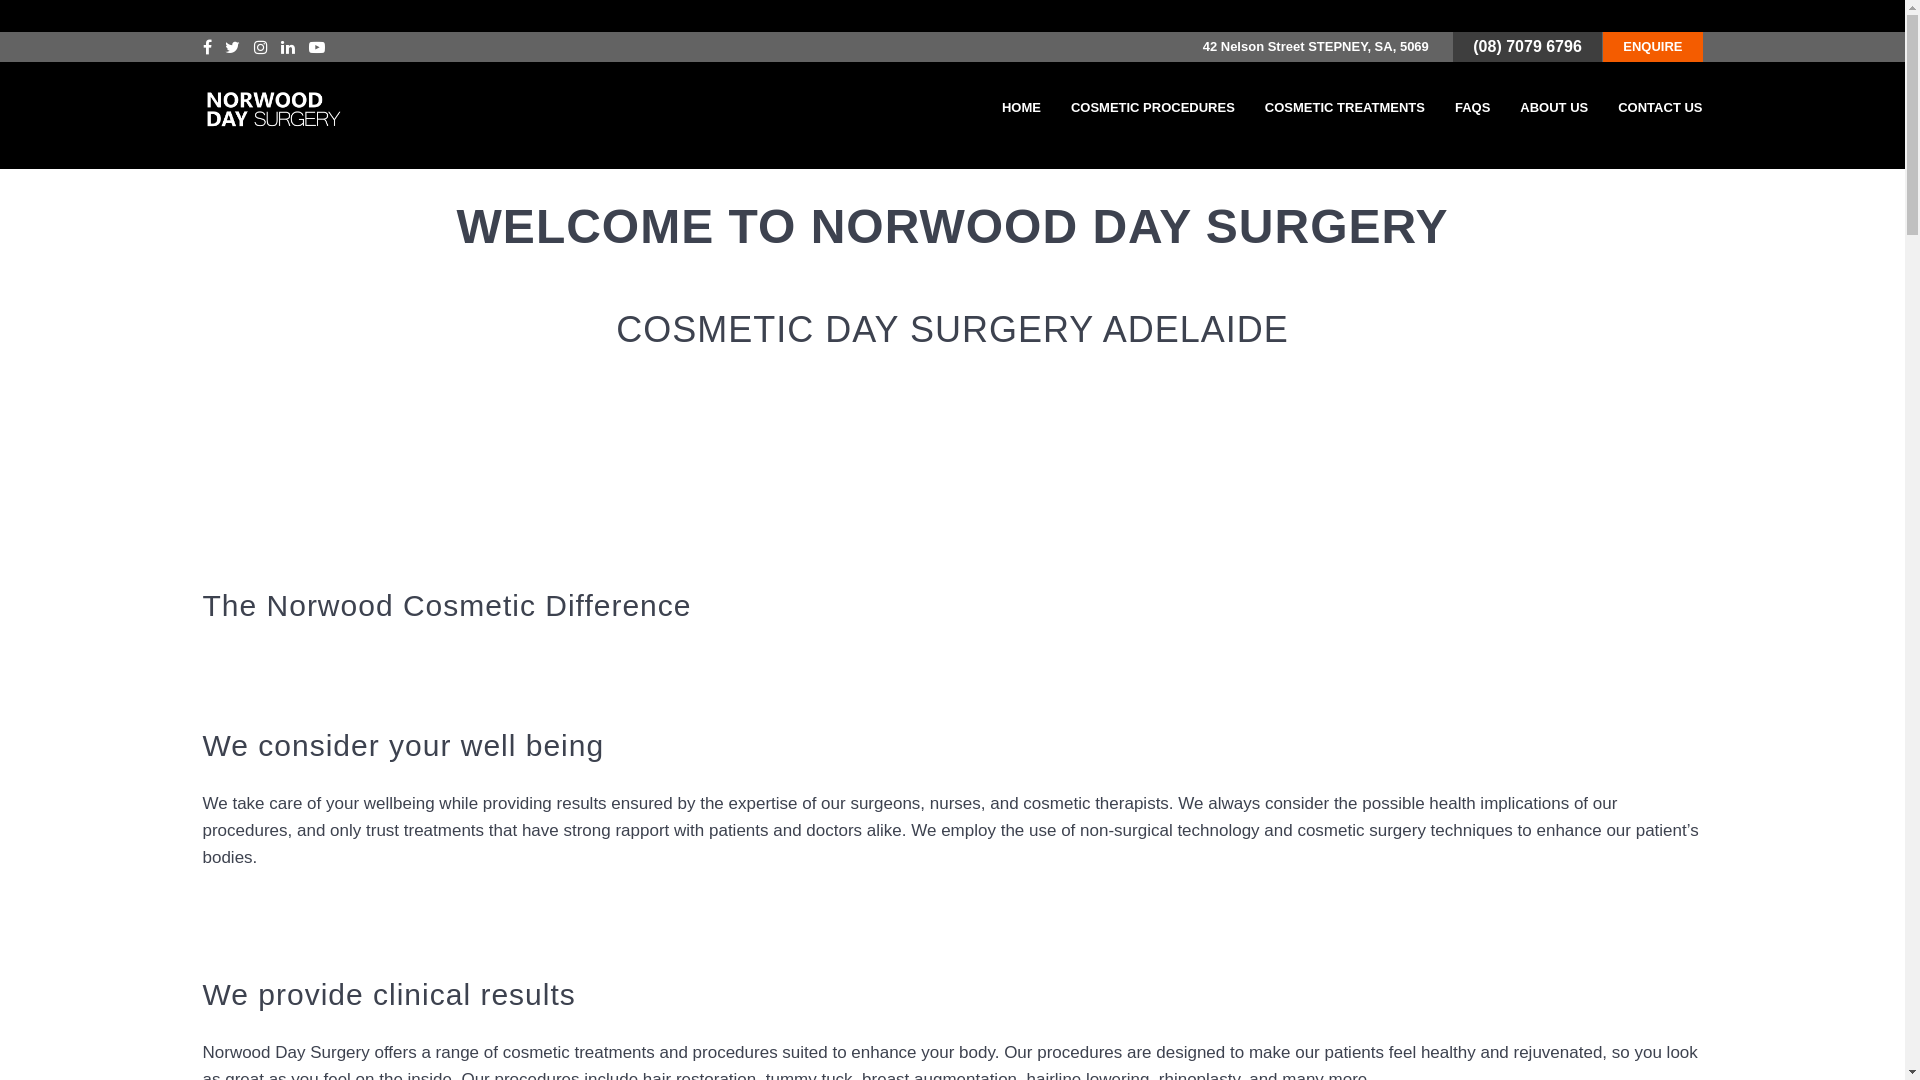 This screenshot has height=1080, width=1920. Describe the element at coordinates (1553, 108) in the screenshot. I see `'ABOUT US'` at that location.